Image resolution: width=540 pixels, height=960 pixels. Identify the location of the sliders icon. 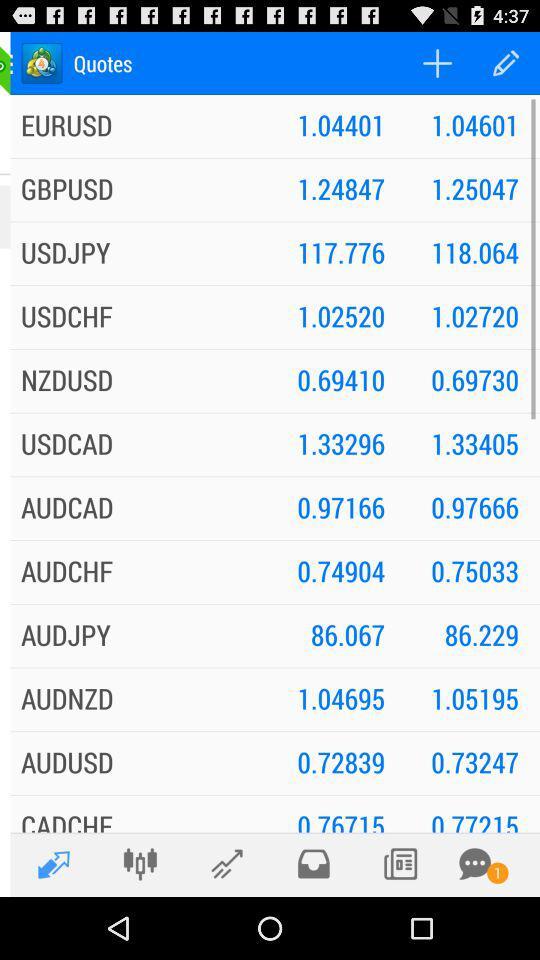
(139, 924).